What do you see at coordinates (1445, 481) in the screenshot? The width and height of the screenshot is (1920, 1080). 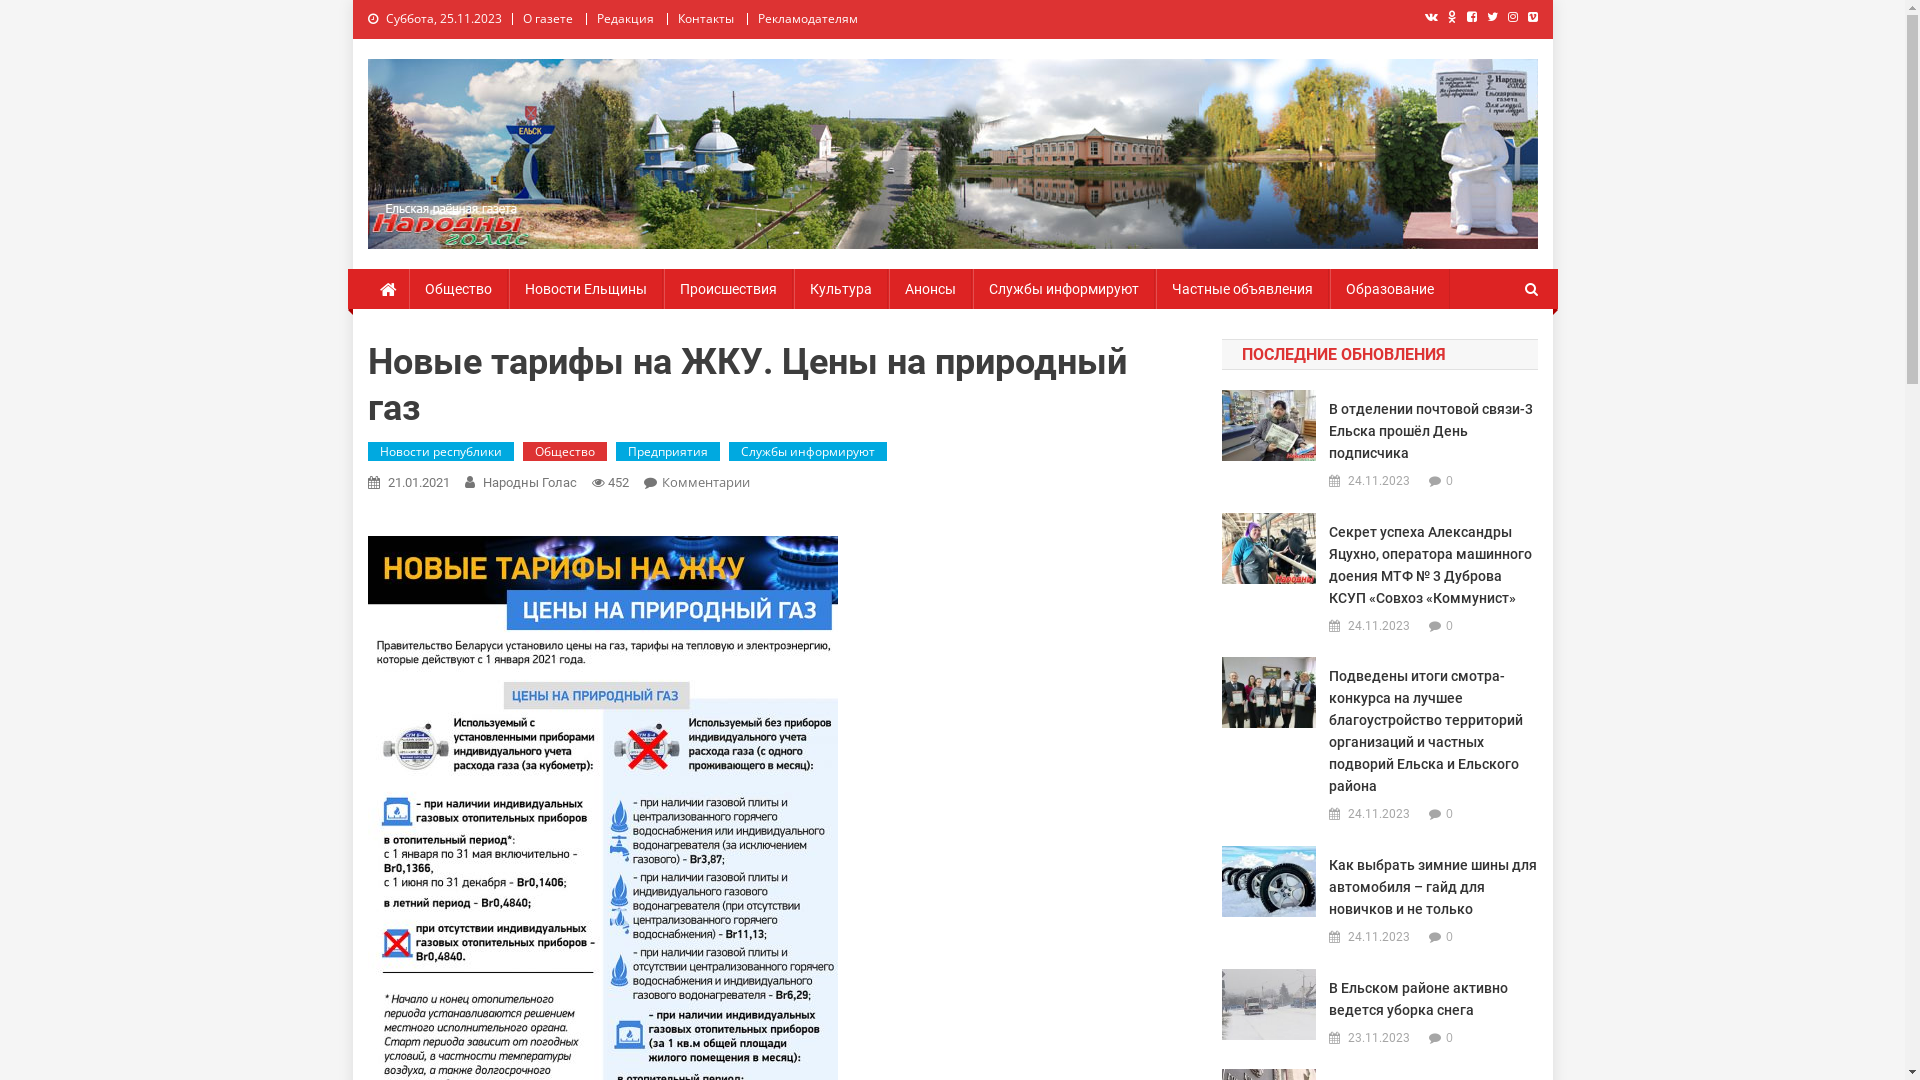 I see `'0'` at bounding box center [1445, 481].